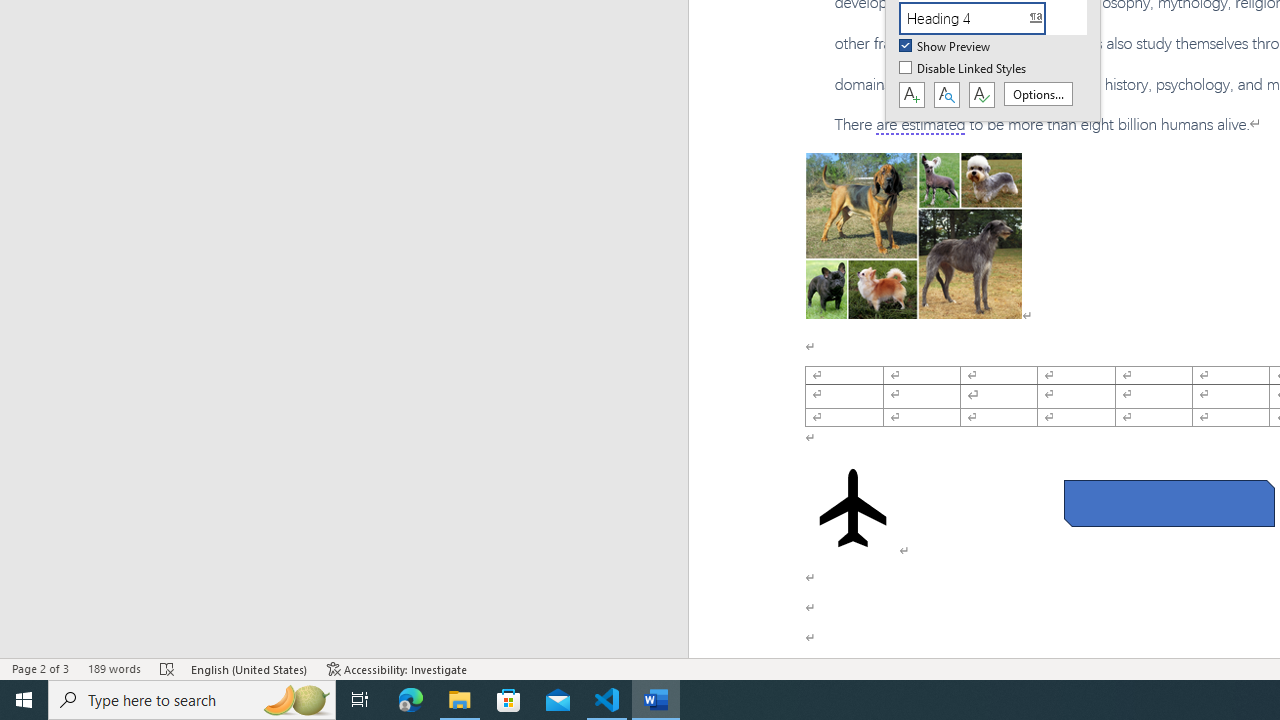 This screenshot has width=1280, height=720. What do you see at coordinates (964, 68) in the screenshot?
I see `'Disable Linked Styles'` at bounding box center [964, 68].